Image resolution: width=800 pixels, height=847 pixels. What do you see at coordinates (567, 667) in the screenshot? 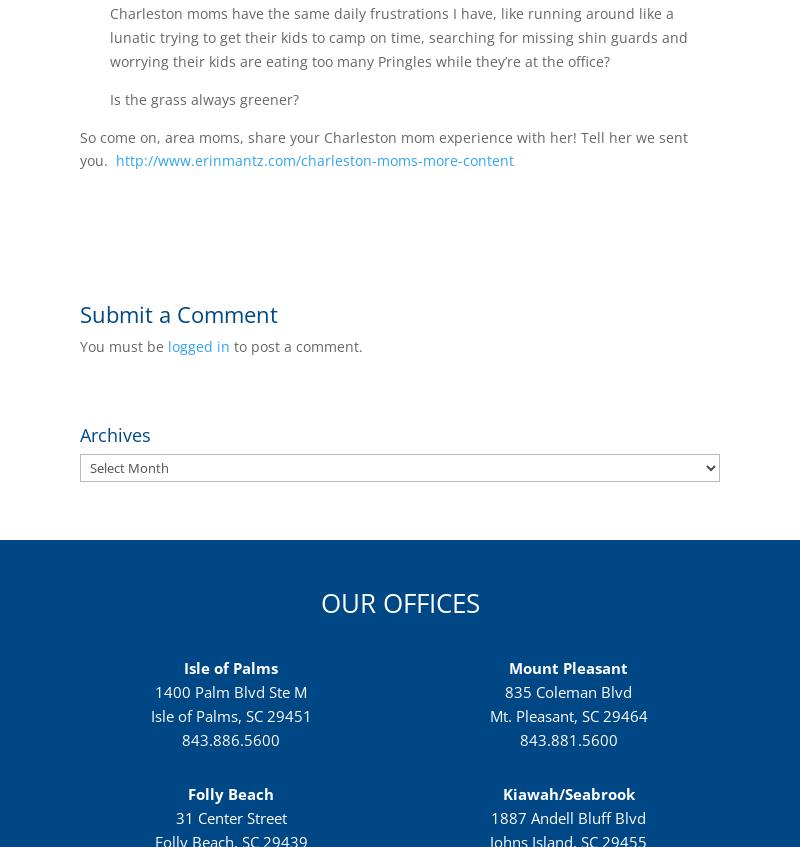
I see `'Mount Pleasant'` at bounding box center [567, 667].